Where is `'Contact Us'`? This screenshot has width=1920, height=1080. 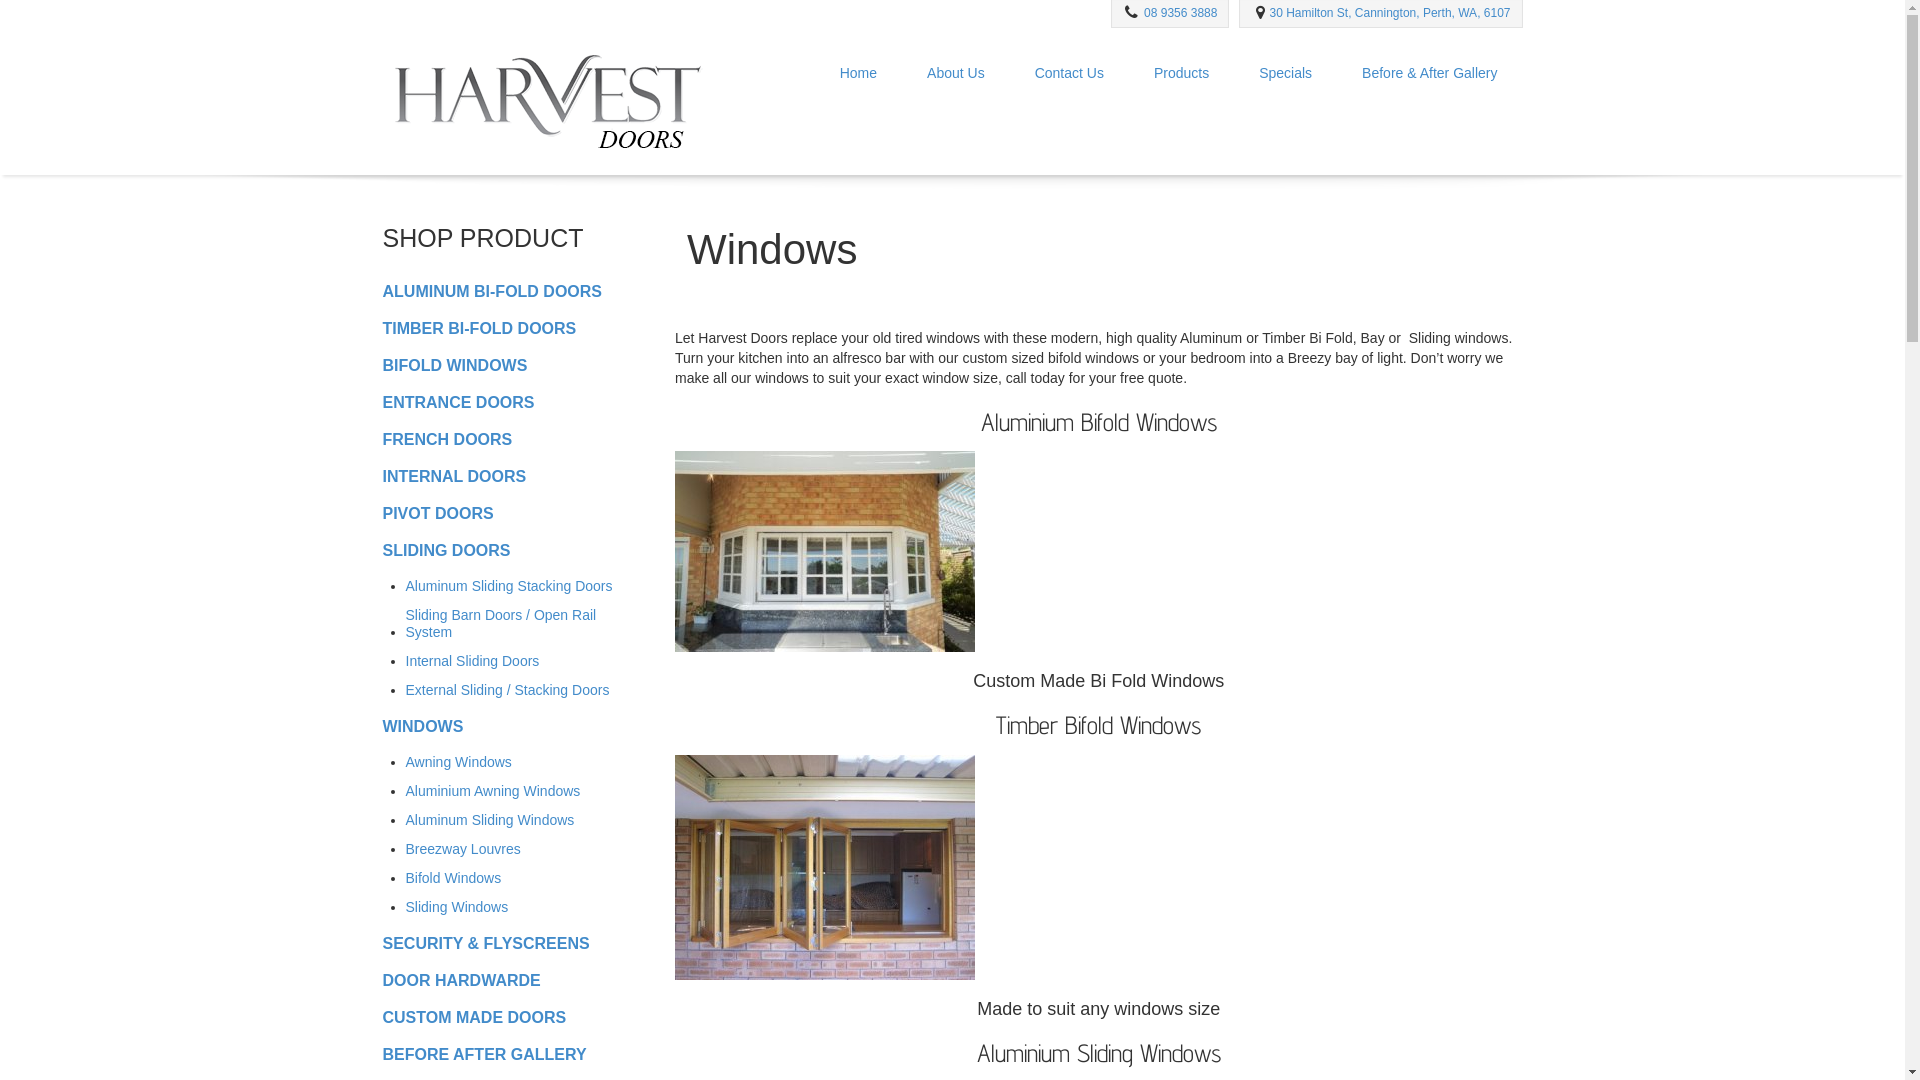 'Contact Us' is located at coordinates (1068, 72).